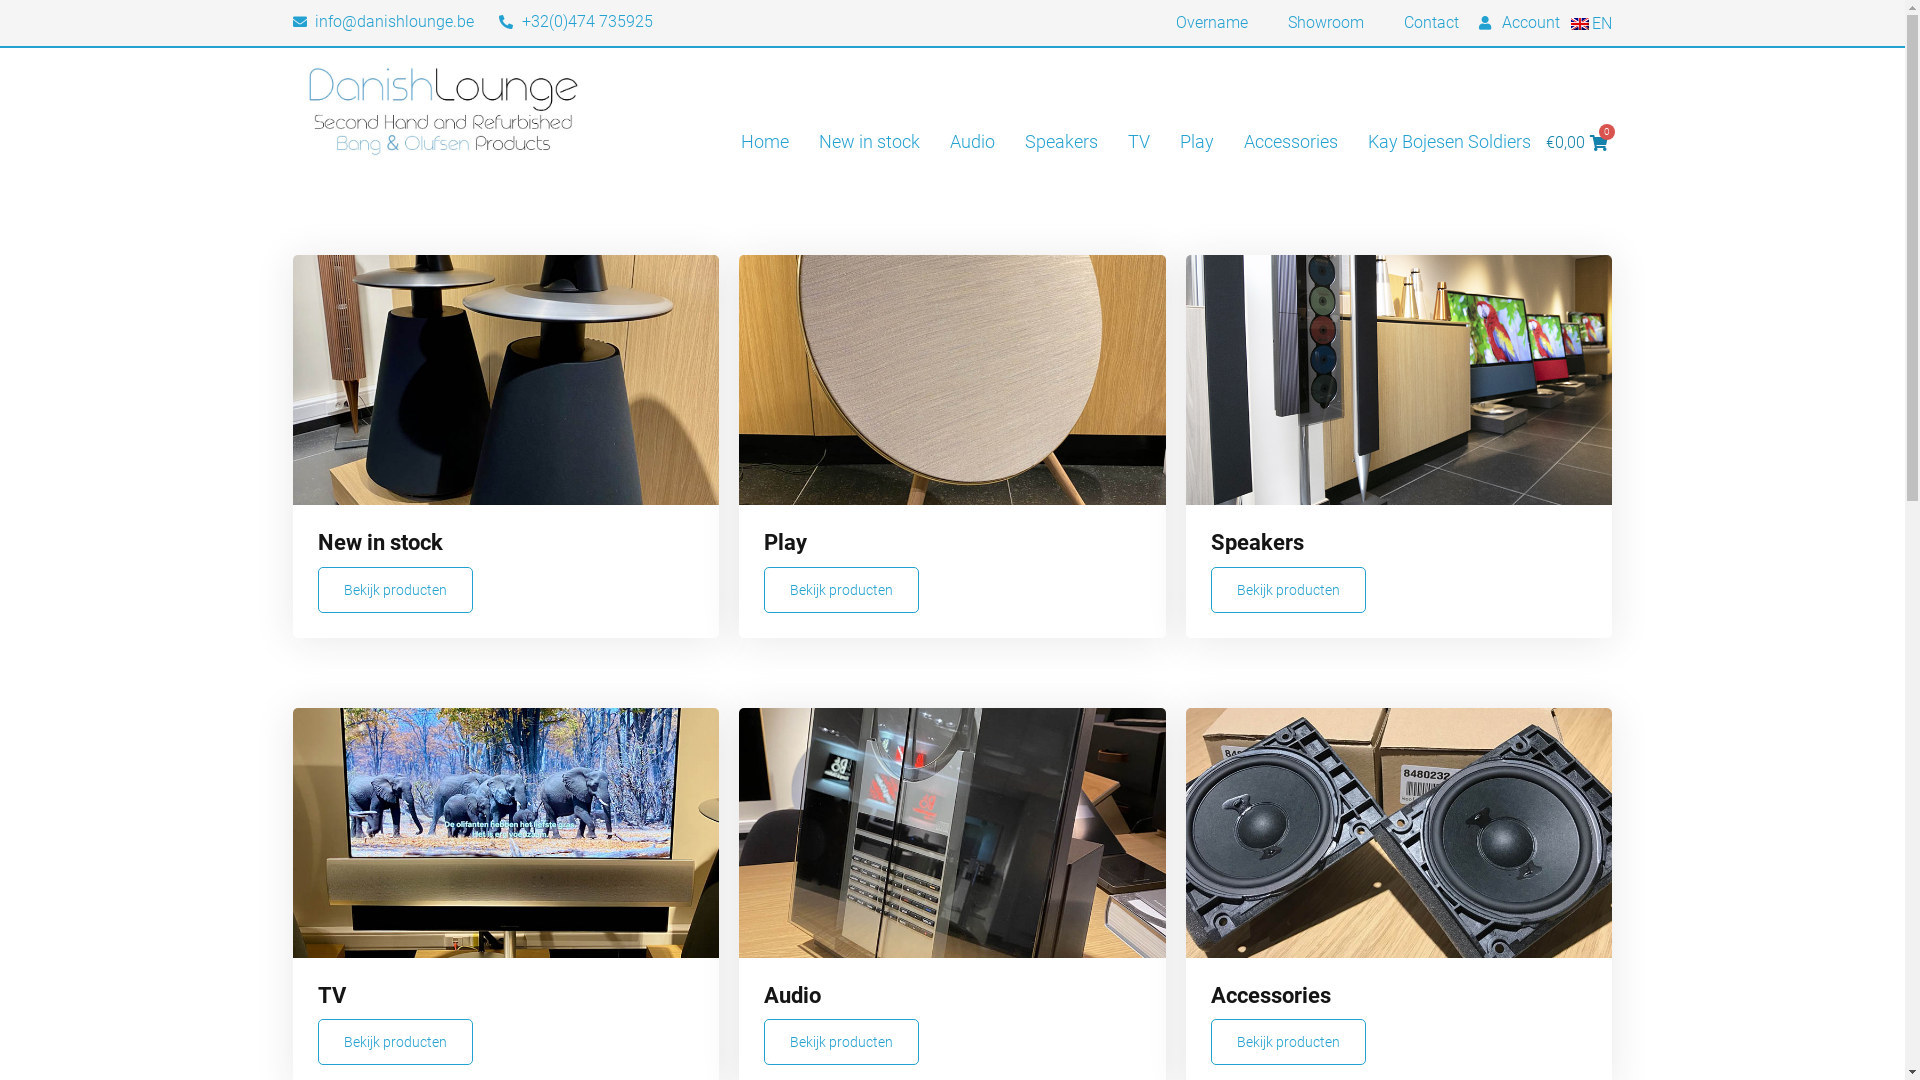 Image resolution: width=1920 pixels, height=1080 pixels. Describe the element at coordinates (972, 141) in the screenshot. I see `'Audio'` at that location.